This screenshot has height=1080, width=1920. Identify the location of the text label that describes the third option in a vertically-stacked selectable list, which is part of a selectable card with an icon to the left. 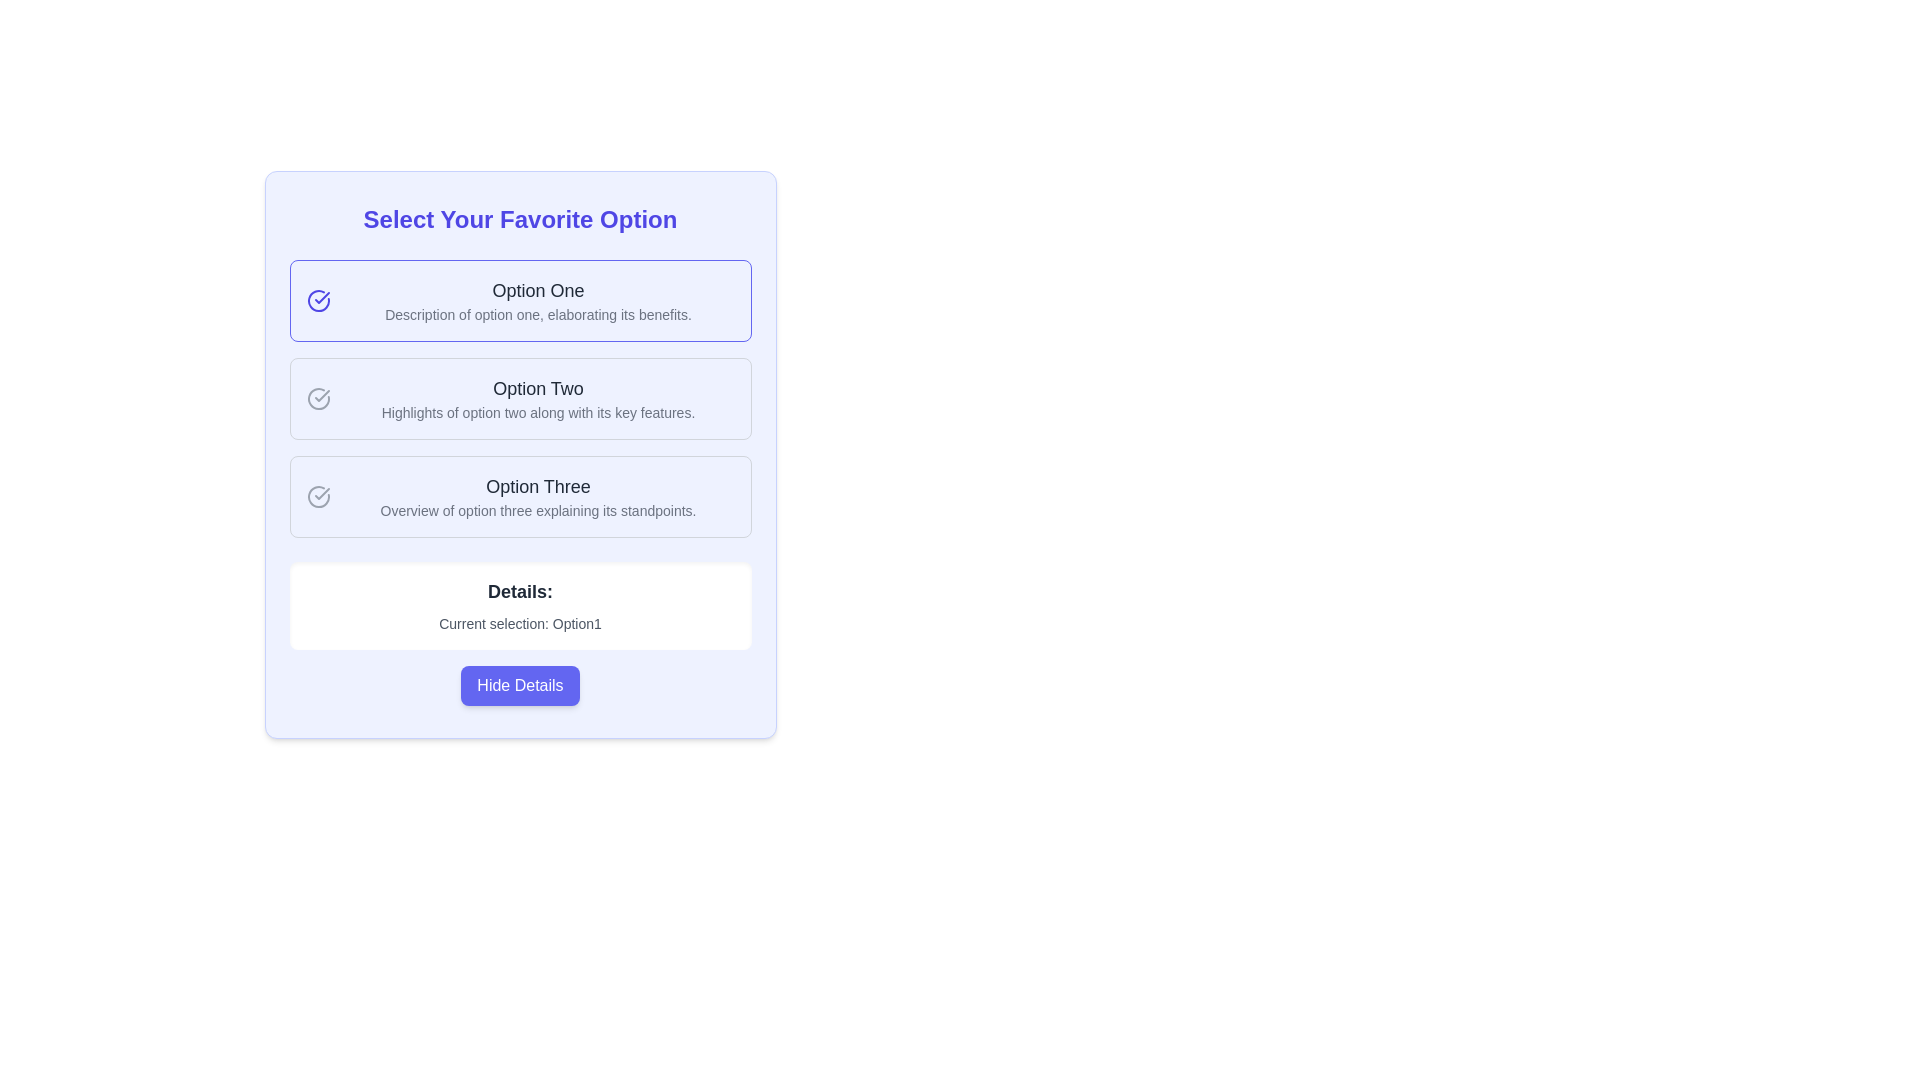
(538, 496).